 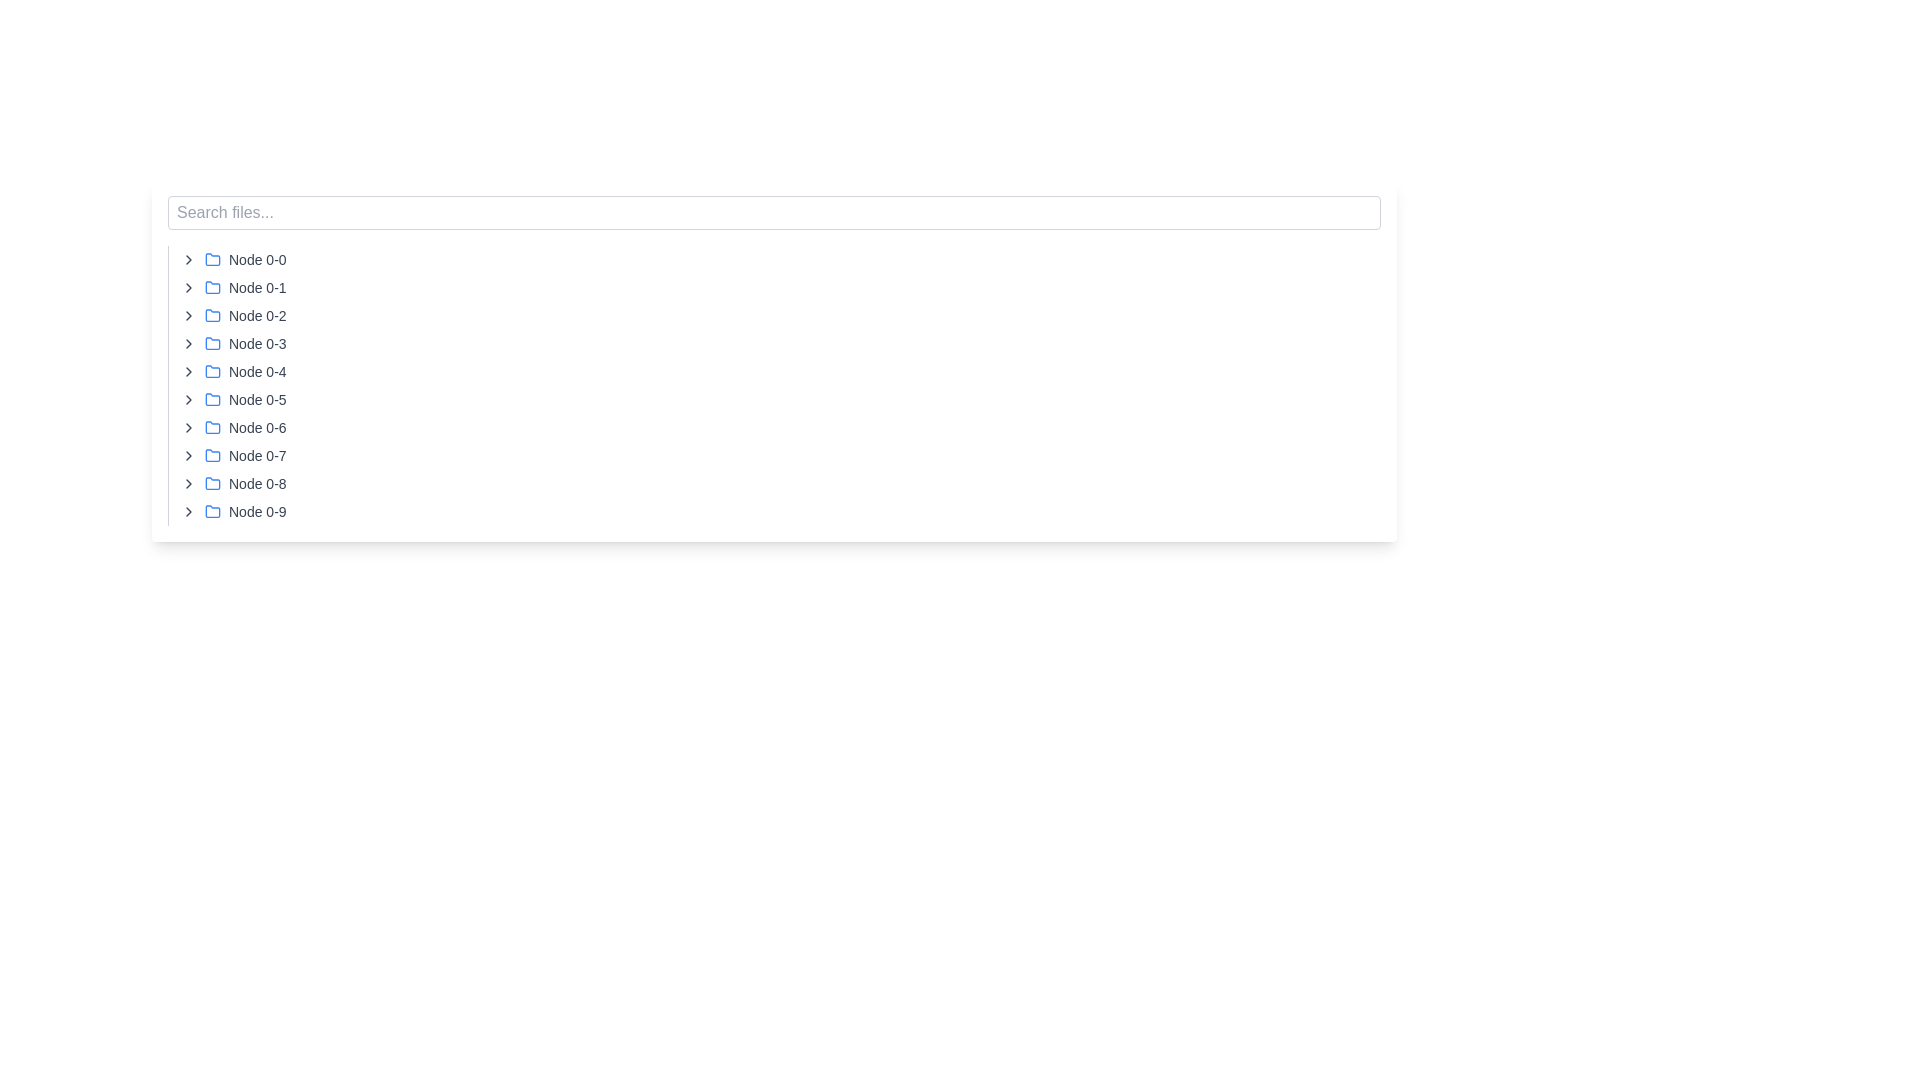 I want to click on the text label displaying 'Node 0-4', so click(x=256, y=371).